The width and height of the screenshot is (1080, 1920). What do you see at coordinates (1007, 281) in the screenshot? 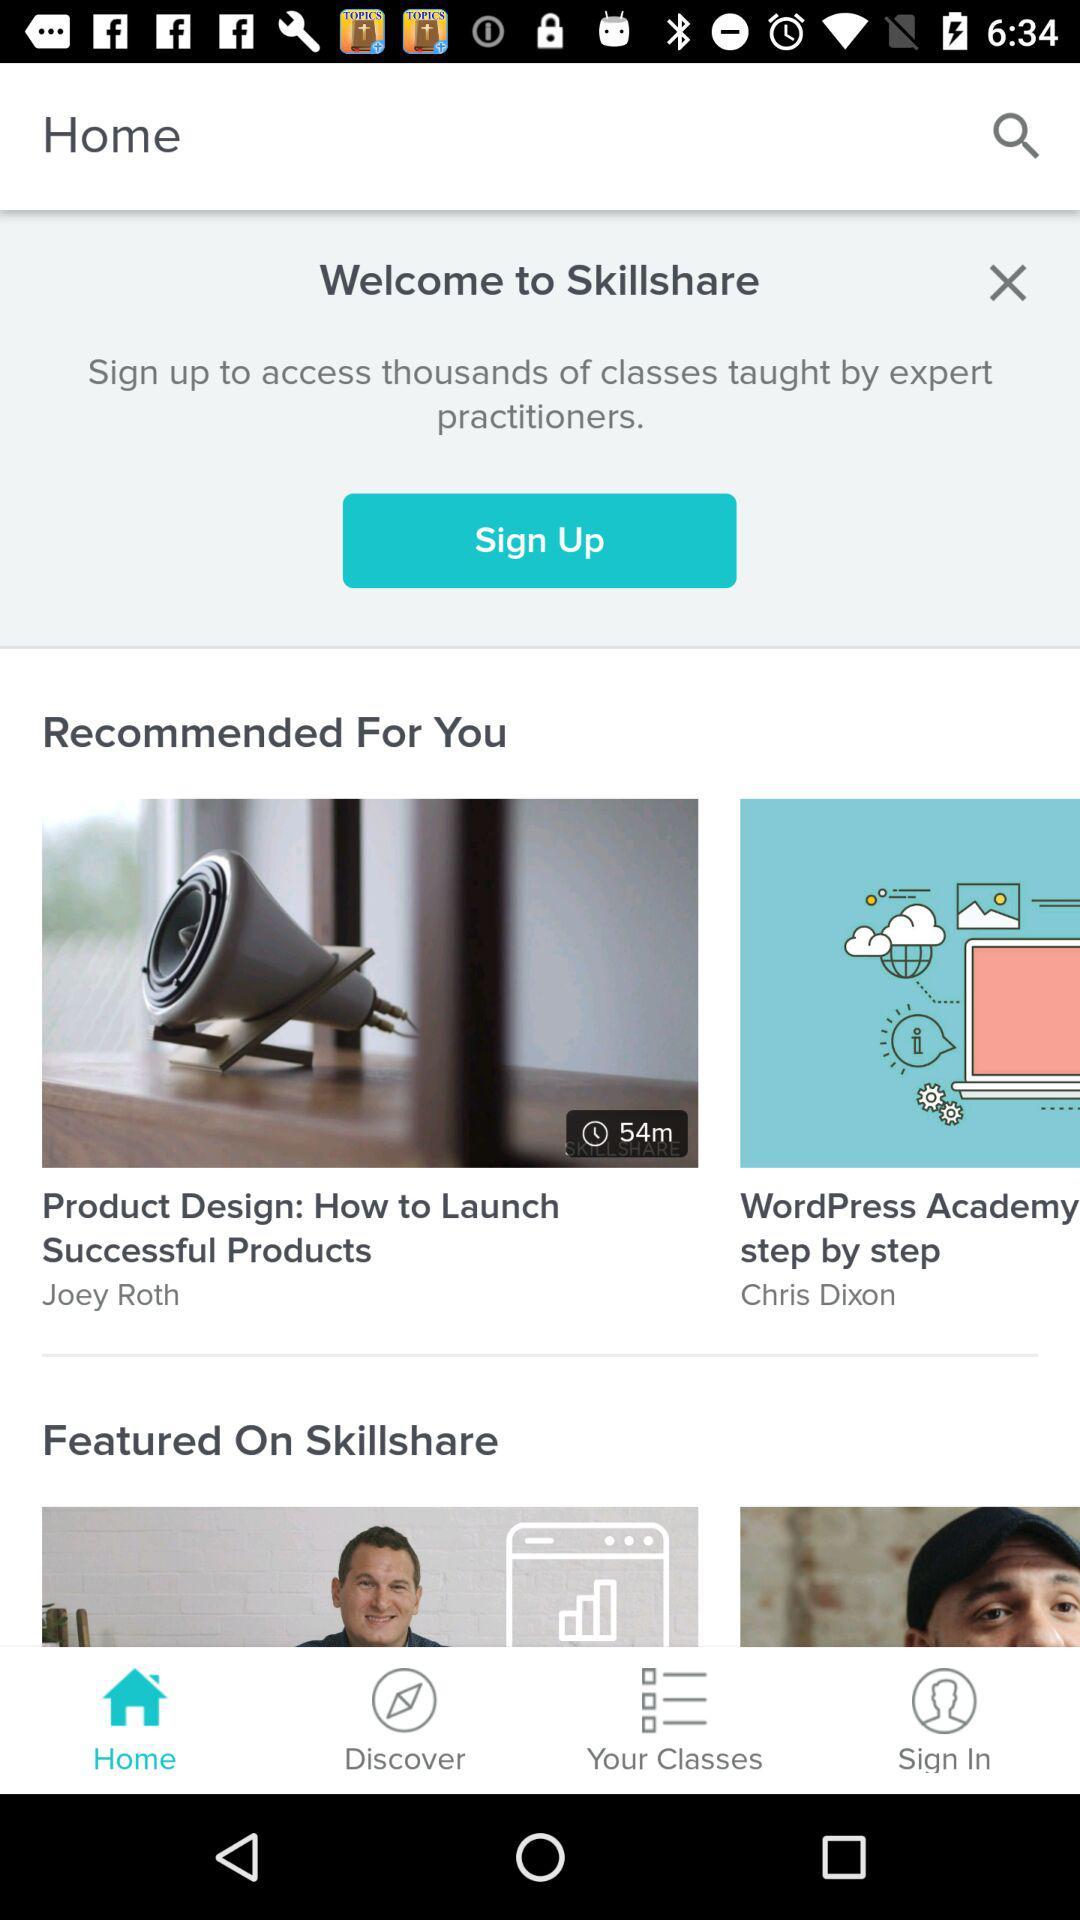
I see `signup message` at bounding box center [1007, 281].